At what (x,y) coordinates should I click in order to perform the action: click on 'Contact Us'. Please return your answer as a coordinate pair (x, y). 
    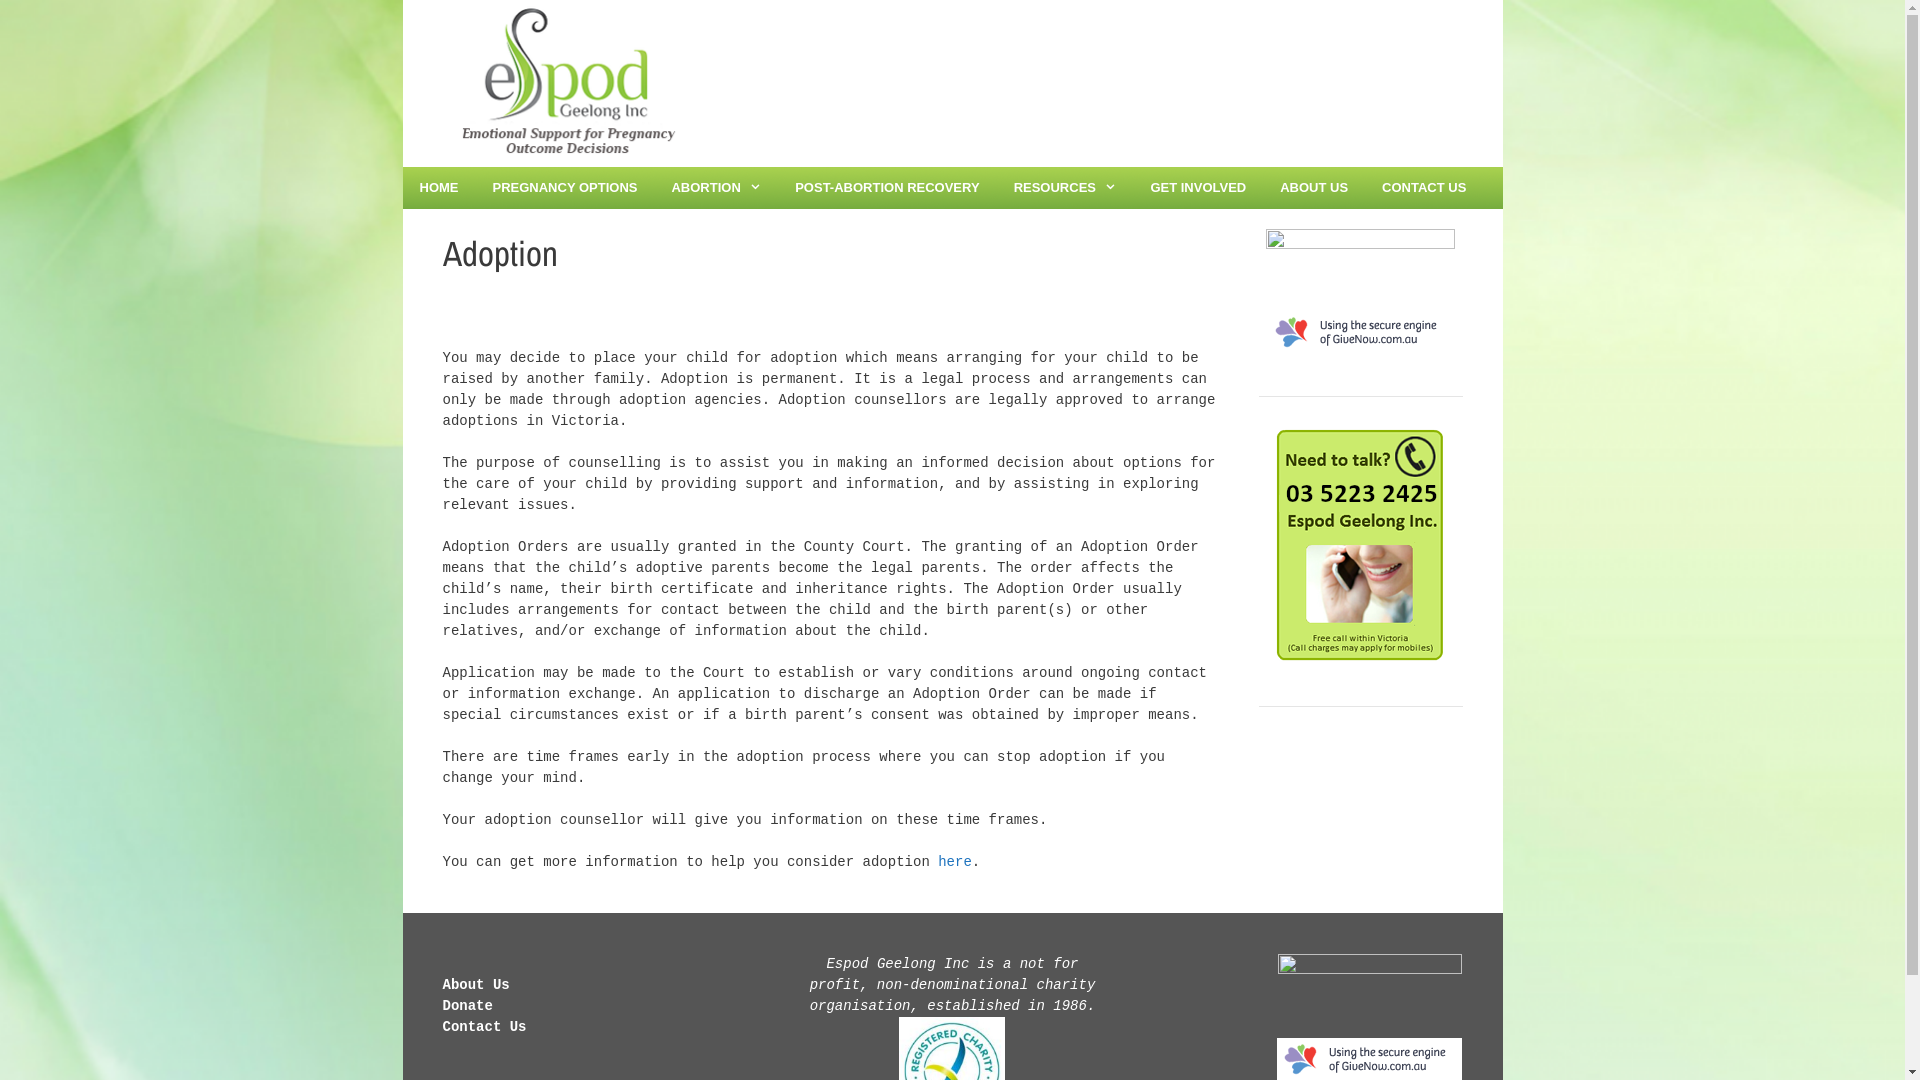
    Looking at the image, I should click on (484, 1026).